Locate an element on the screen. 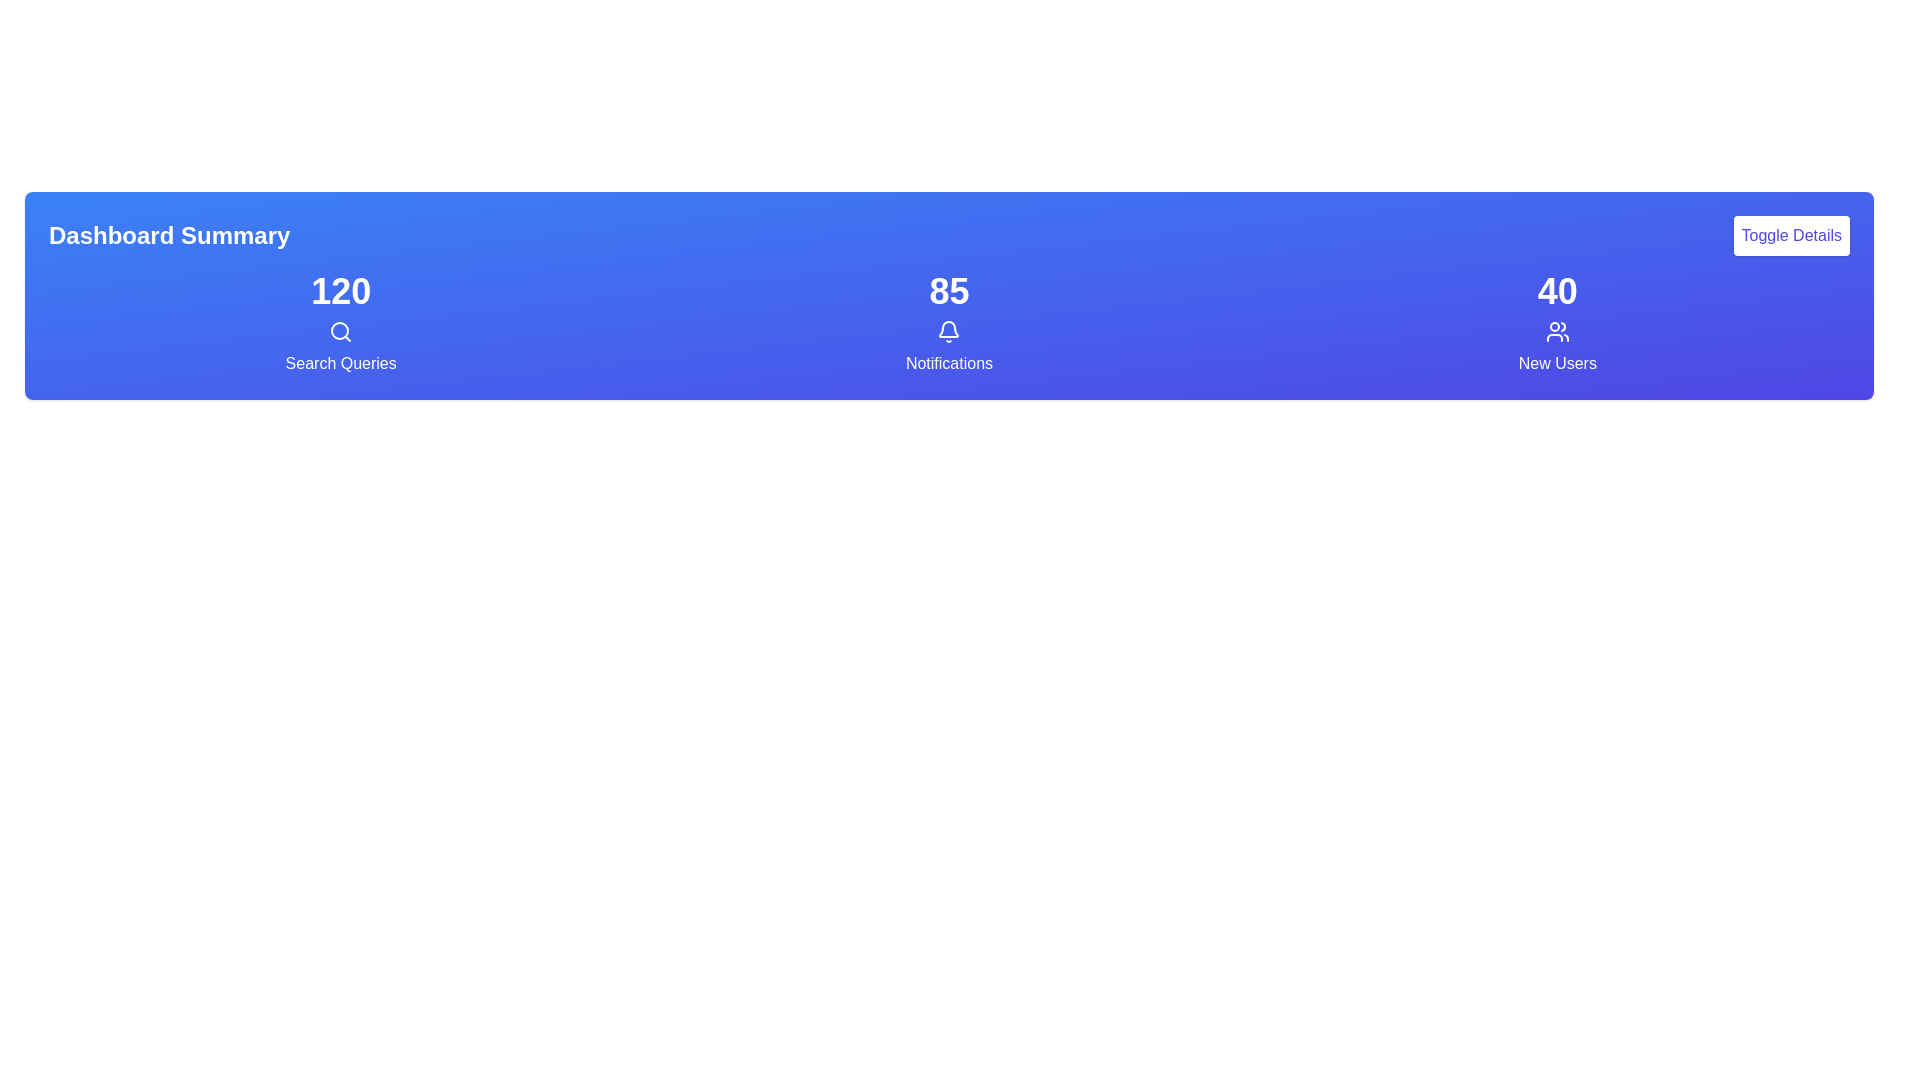 Image resolution: width=1920 pixels, height=1080 pixels. the Information summary card, which features a blue gradient background, the numeral '120' in bold white text, a magnifying glass icon, and the label 'Search Queries' at the bottom is located at coordinates (341, 323).